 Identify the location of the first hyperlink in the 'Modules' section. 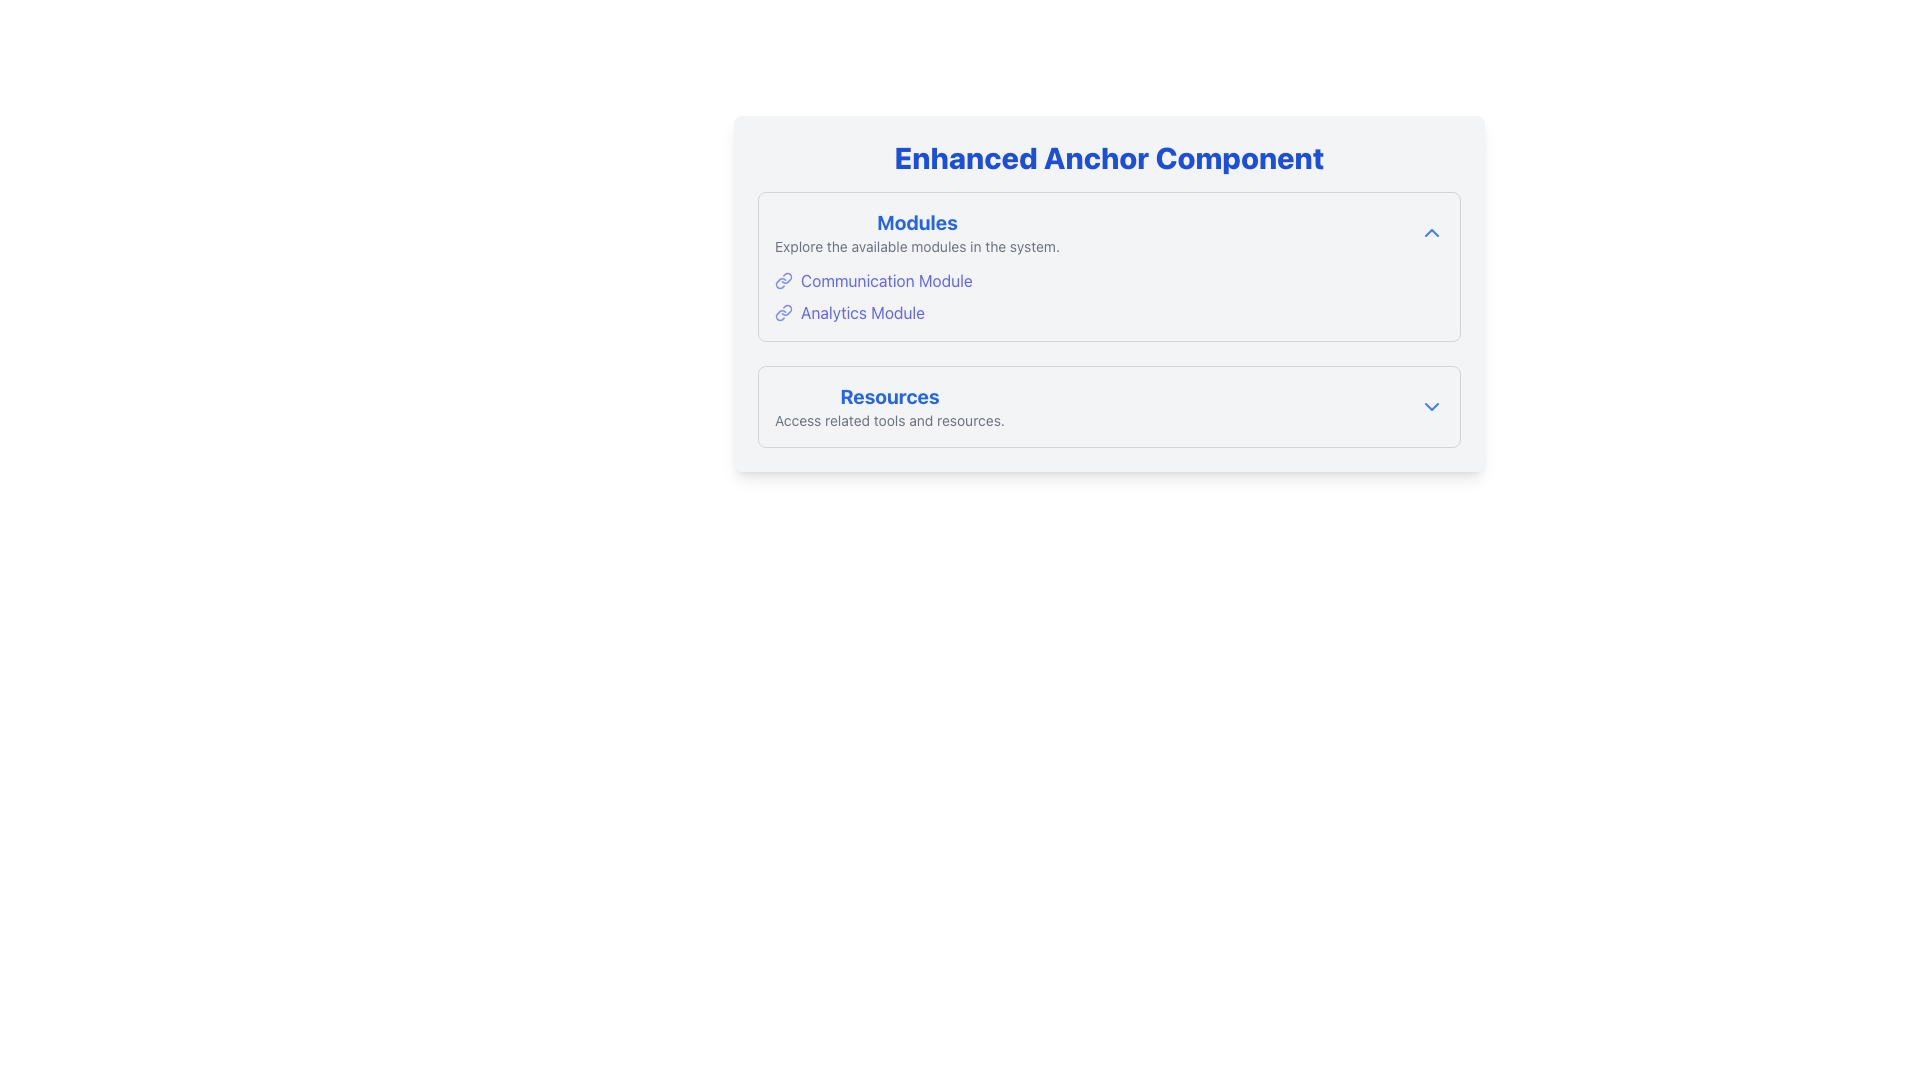
(1108, 281).